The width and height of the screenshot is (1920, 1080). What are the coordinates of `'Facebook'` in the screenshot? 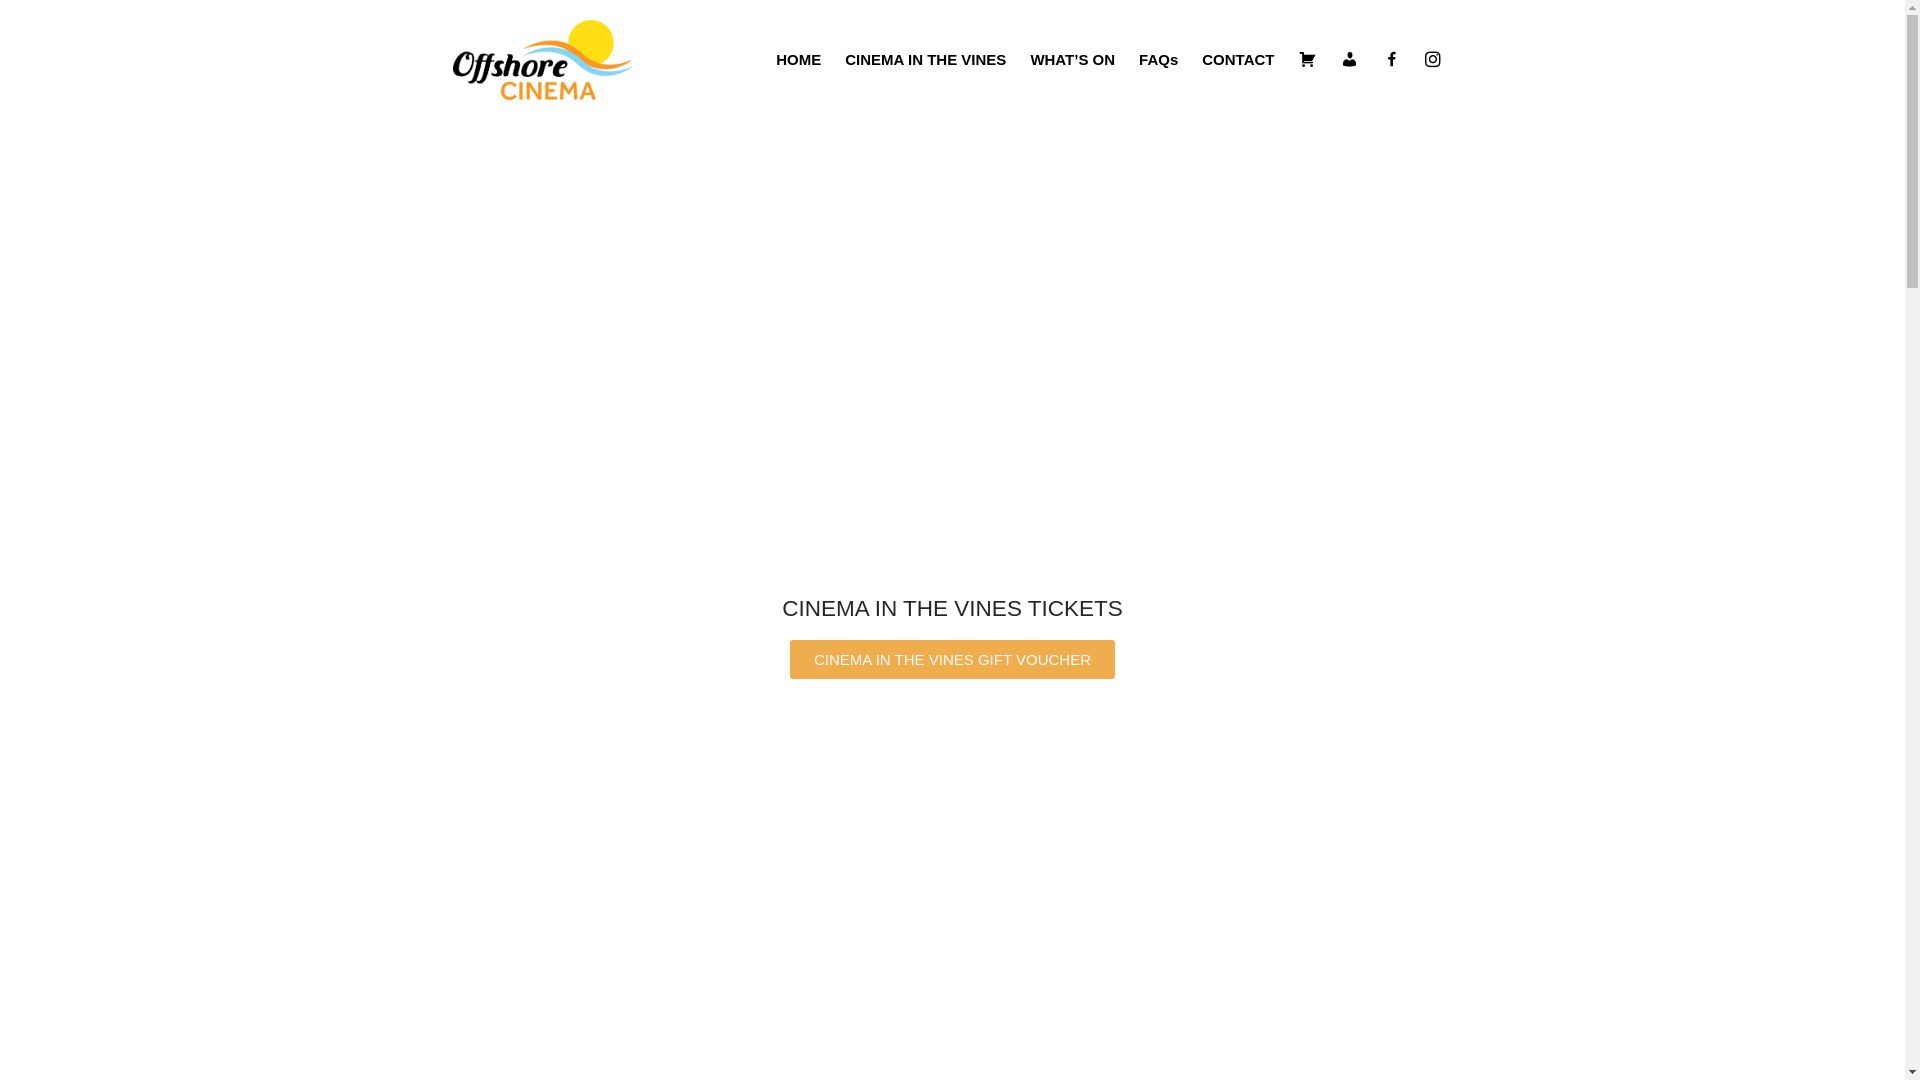 It's located at (1390, 59).